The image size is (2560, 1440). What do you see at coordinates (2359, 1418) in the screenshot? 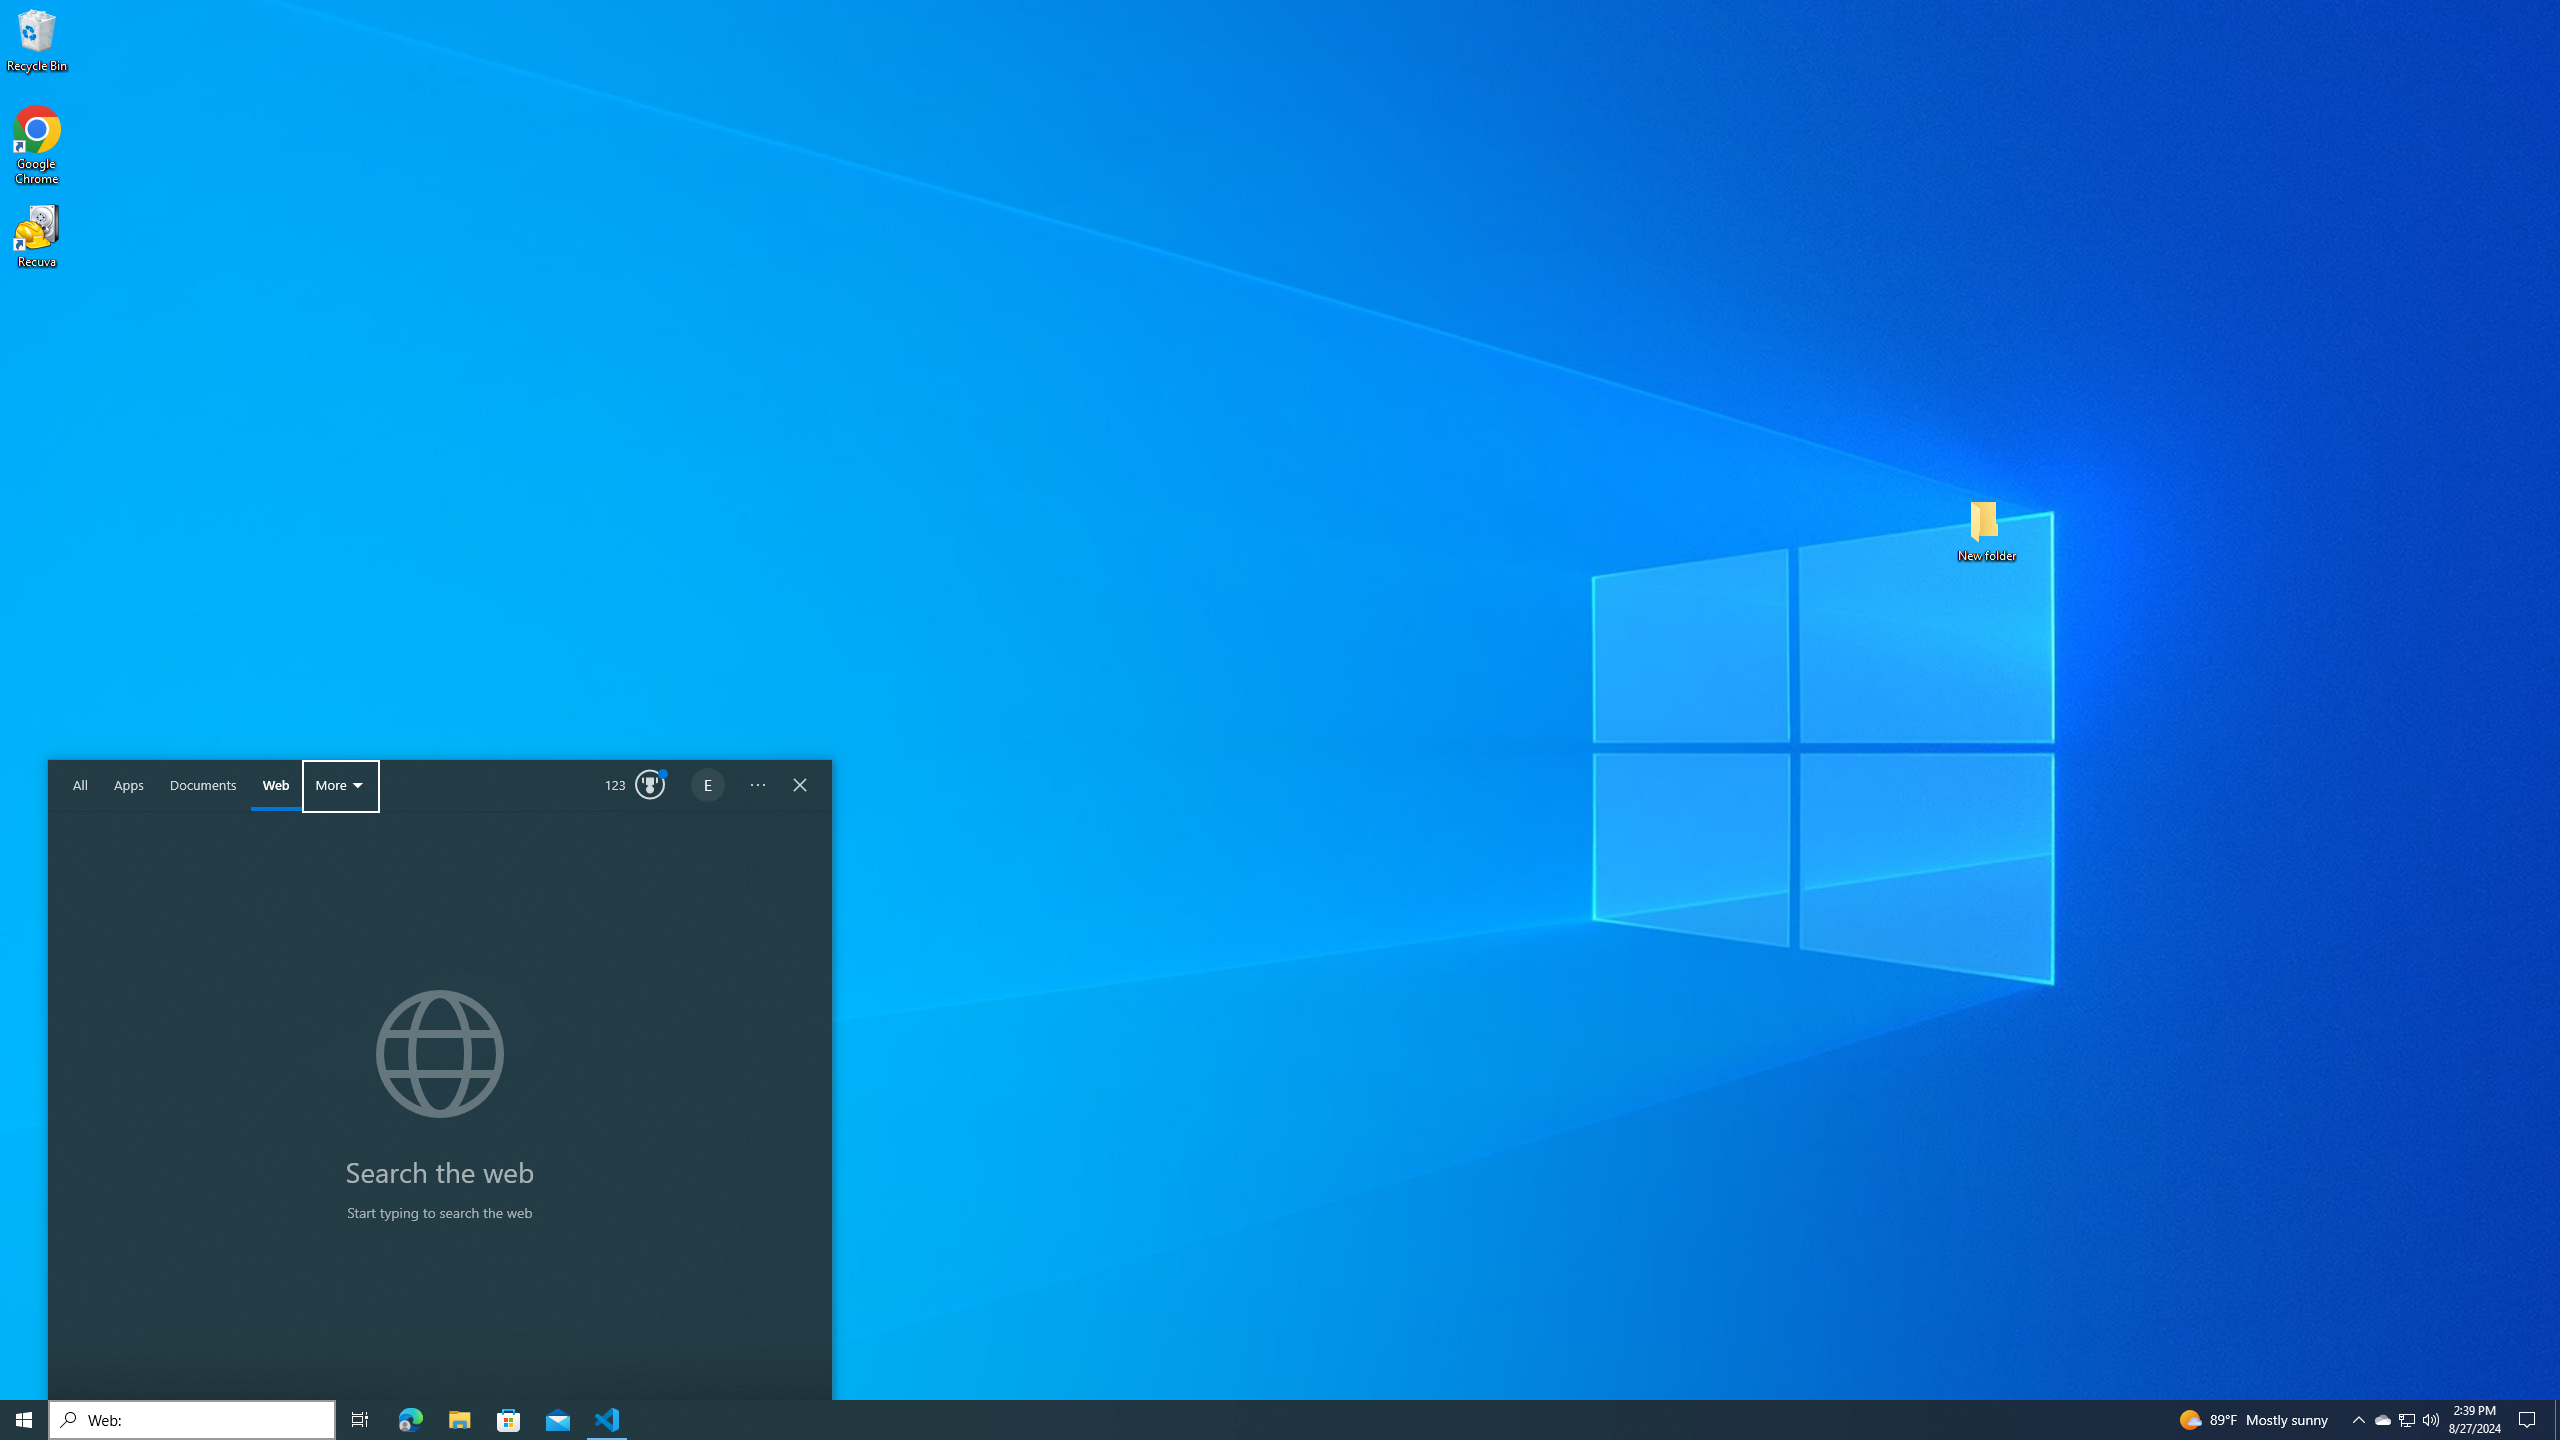
I see `'User Promoted Notification Area'` at bounding box center [2359, 1418].